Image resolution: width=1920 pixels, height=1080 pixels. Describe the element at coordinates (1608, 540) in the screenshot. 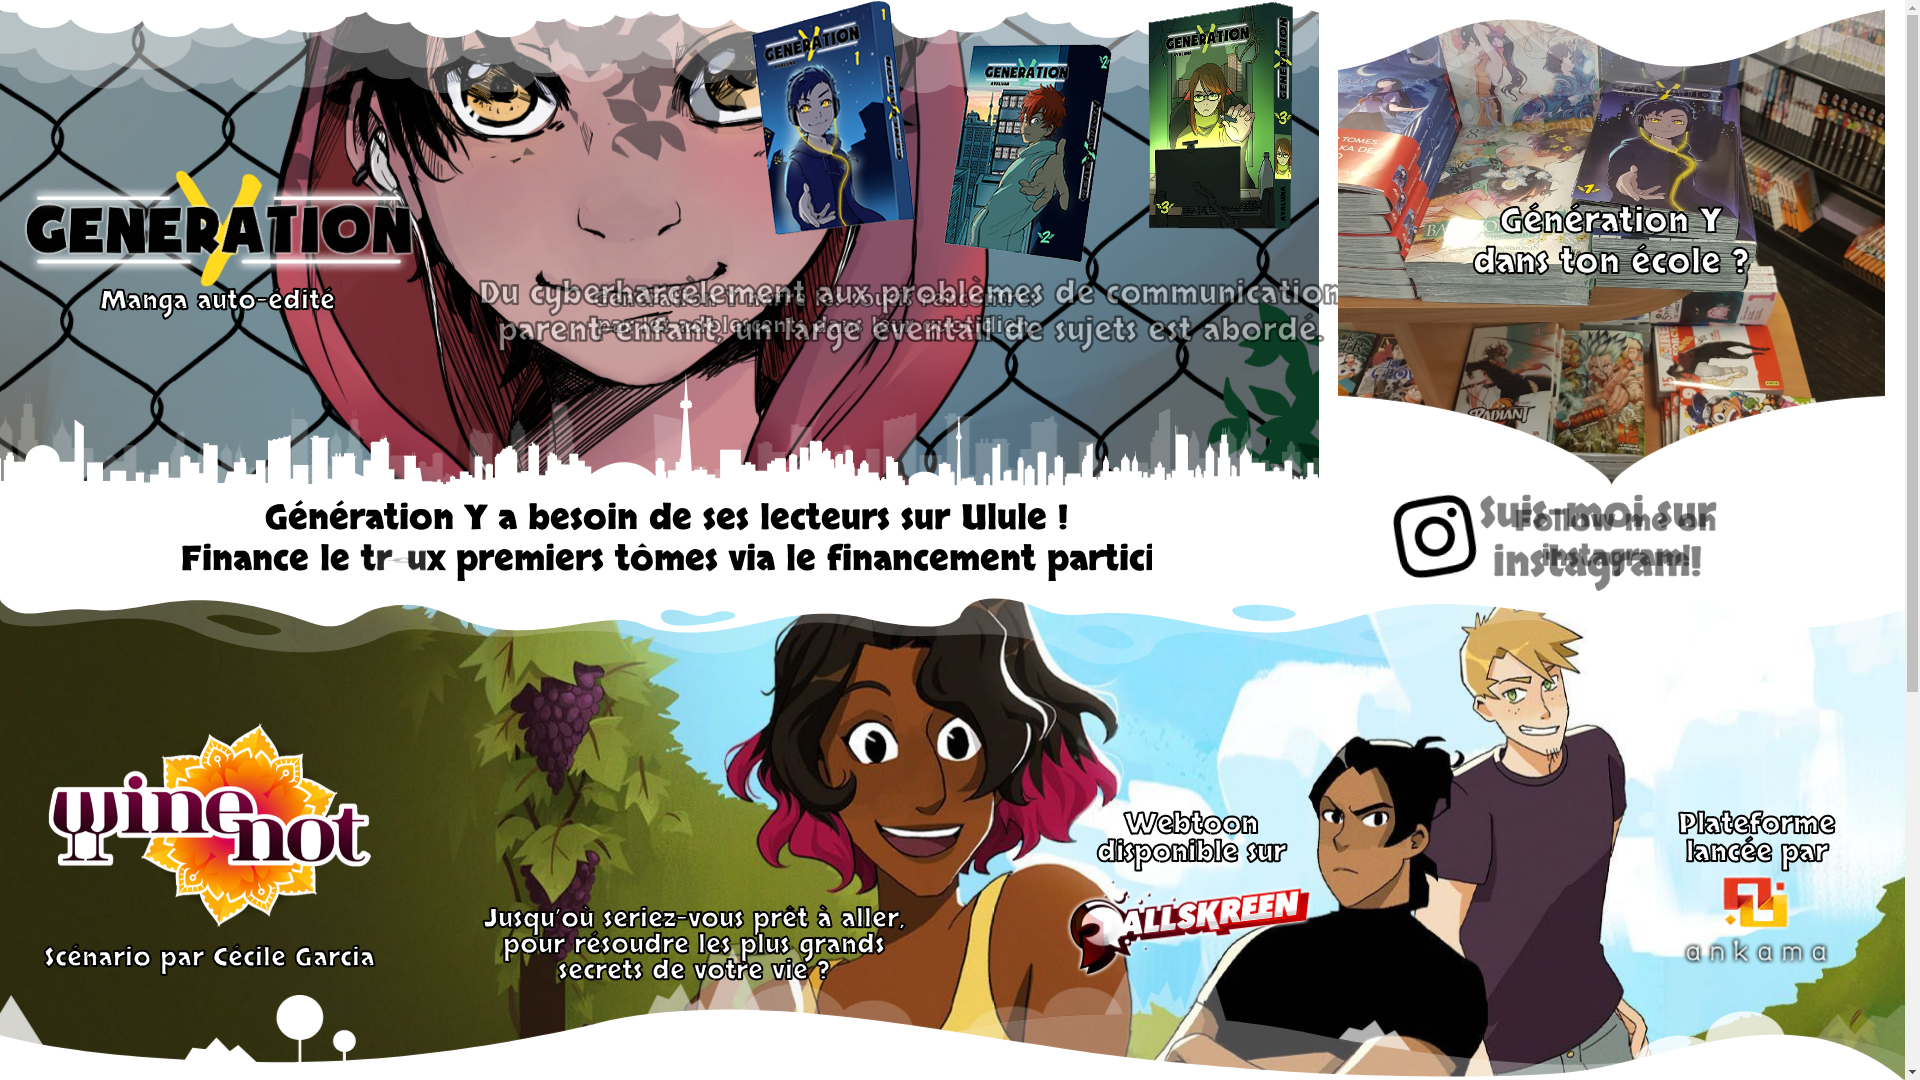

I see `'Suis-moi sur` at that location.